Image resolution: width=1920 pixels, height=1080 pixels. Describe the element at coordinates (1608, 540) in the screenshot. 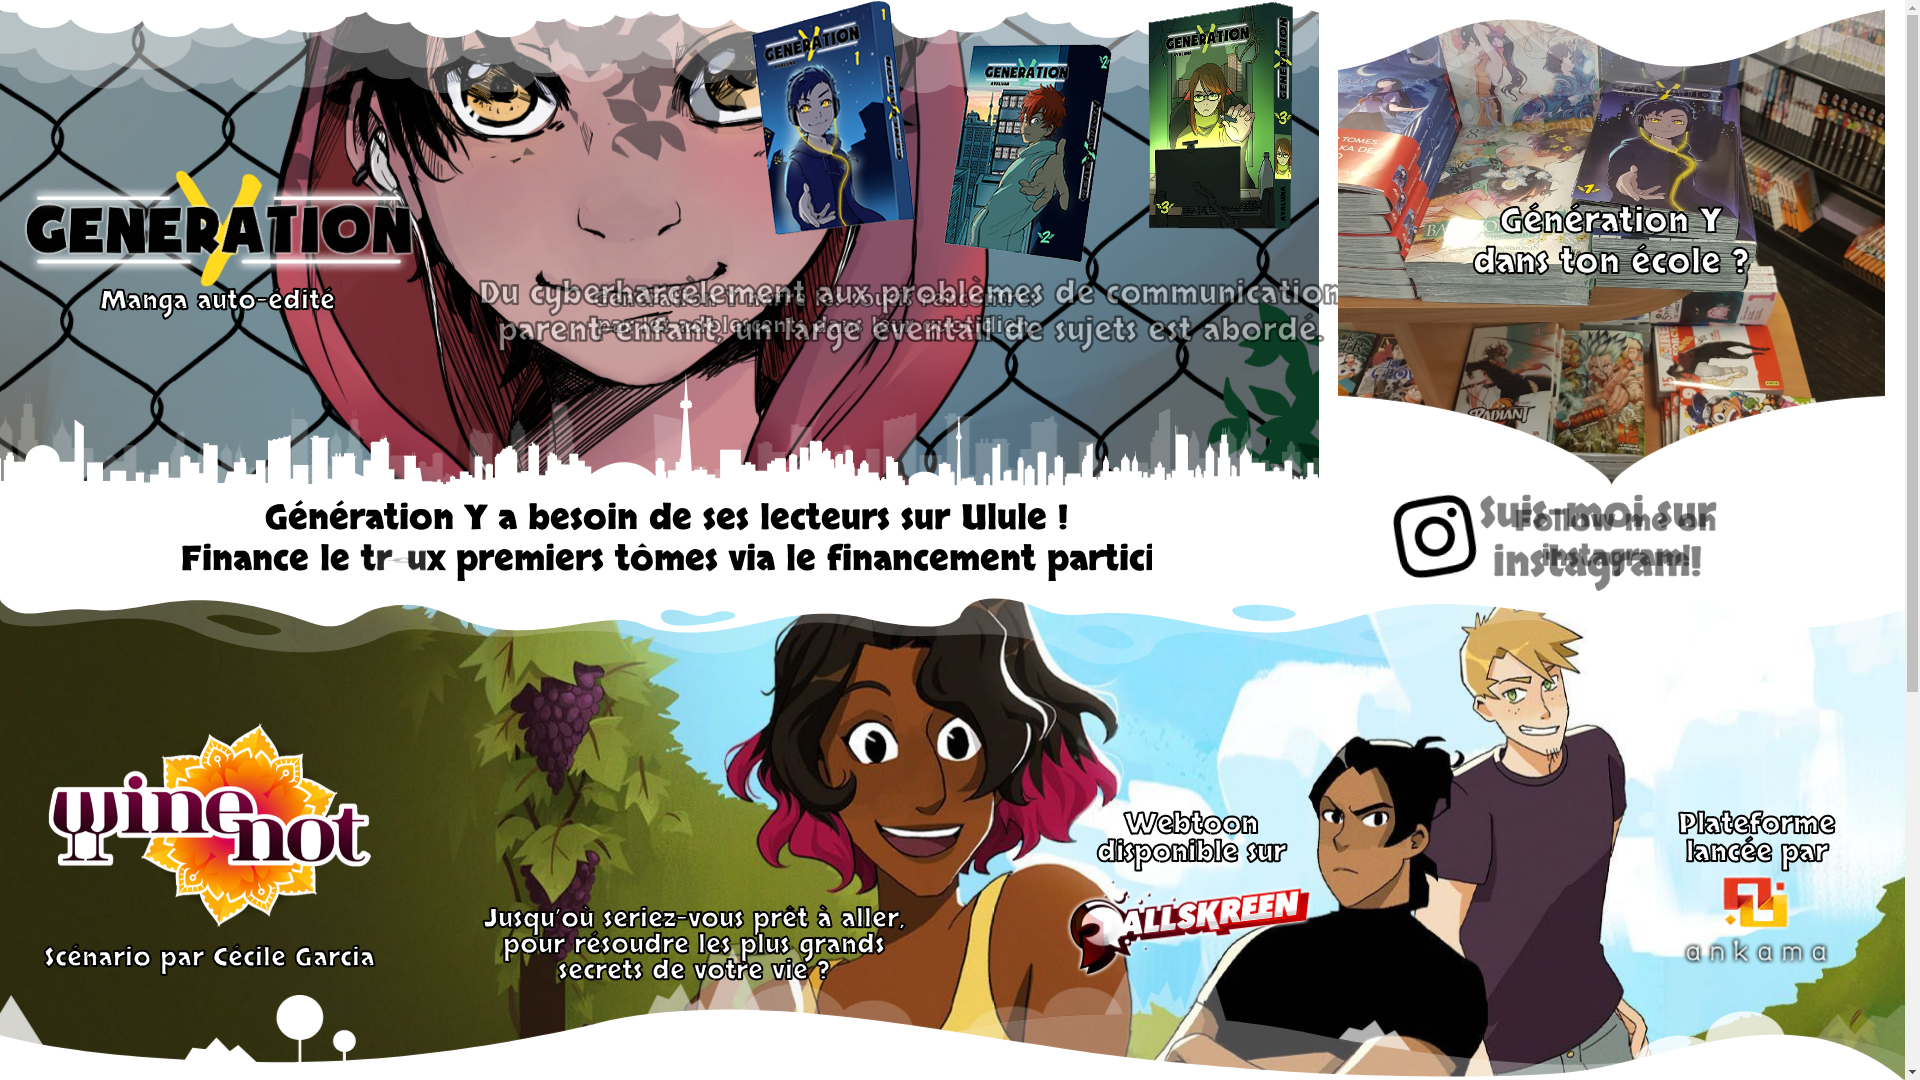

I see `'Suis-moi sur` at that location.